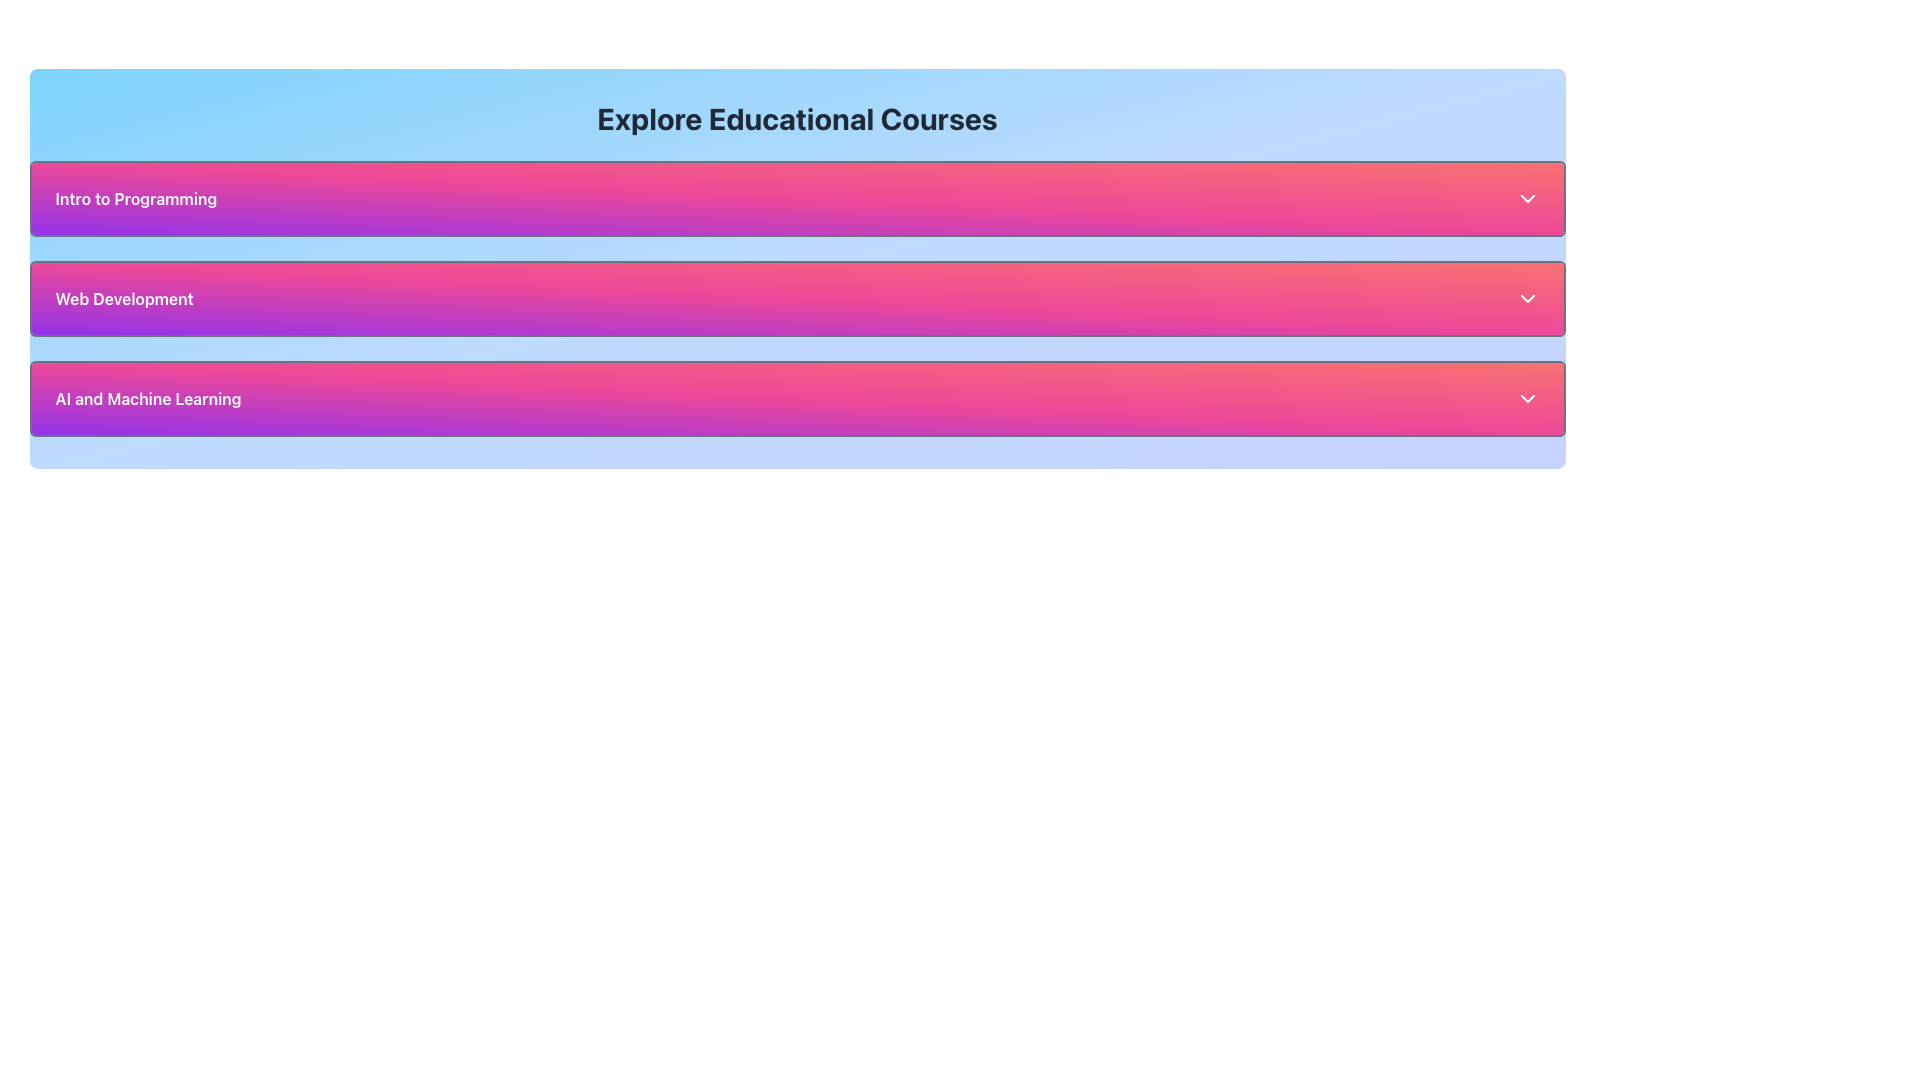 This screenshot has height=1080, width=1920. I want to click on the downward-facing chevron icon that complements the text 'AI and Machine Learning' to trigger the hover effects, so click(1526, 398).